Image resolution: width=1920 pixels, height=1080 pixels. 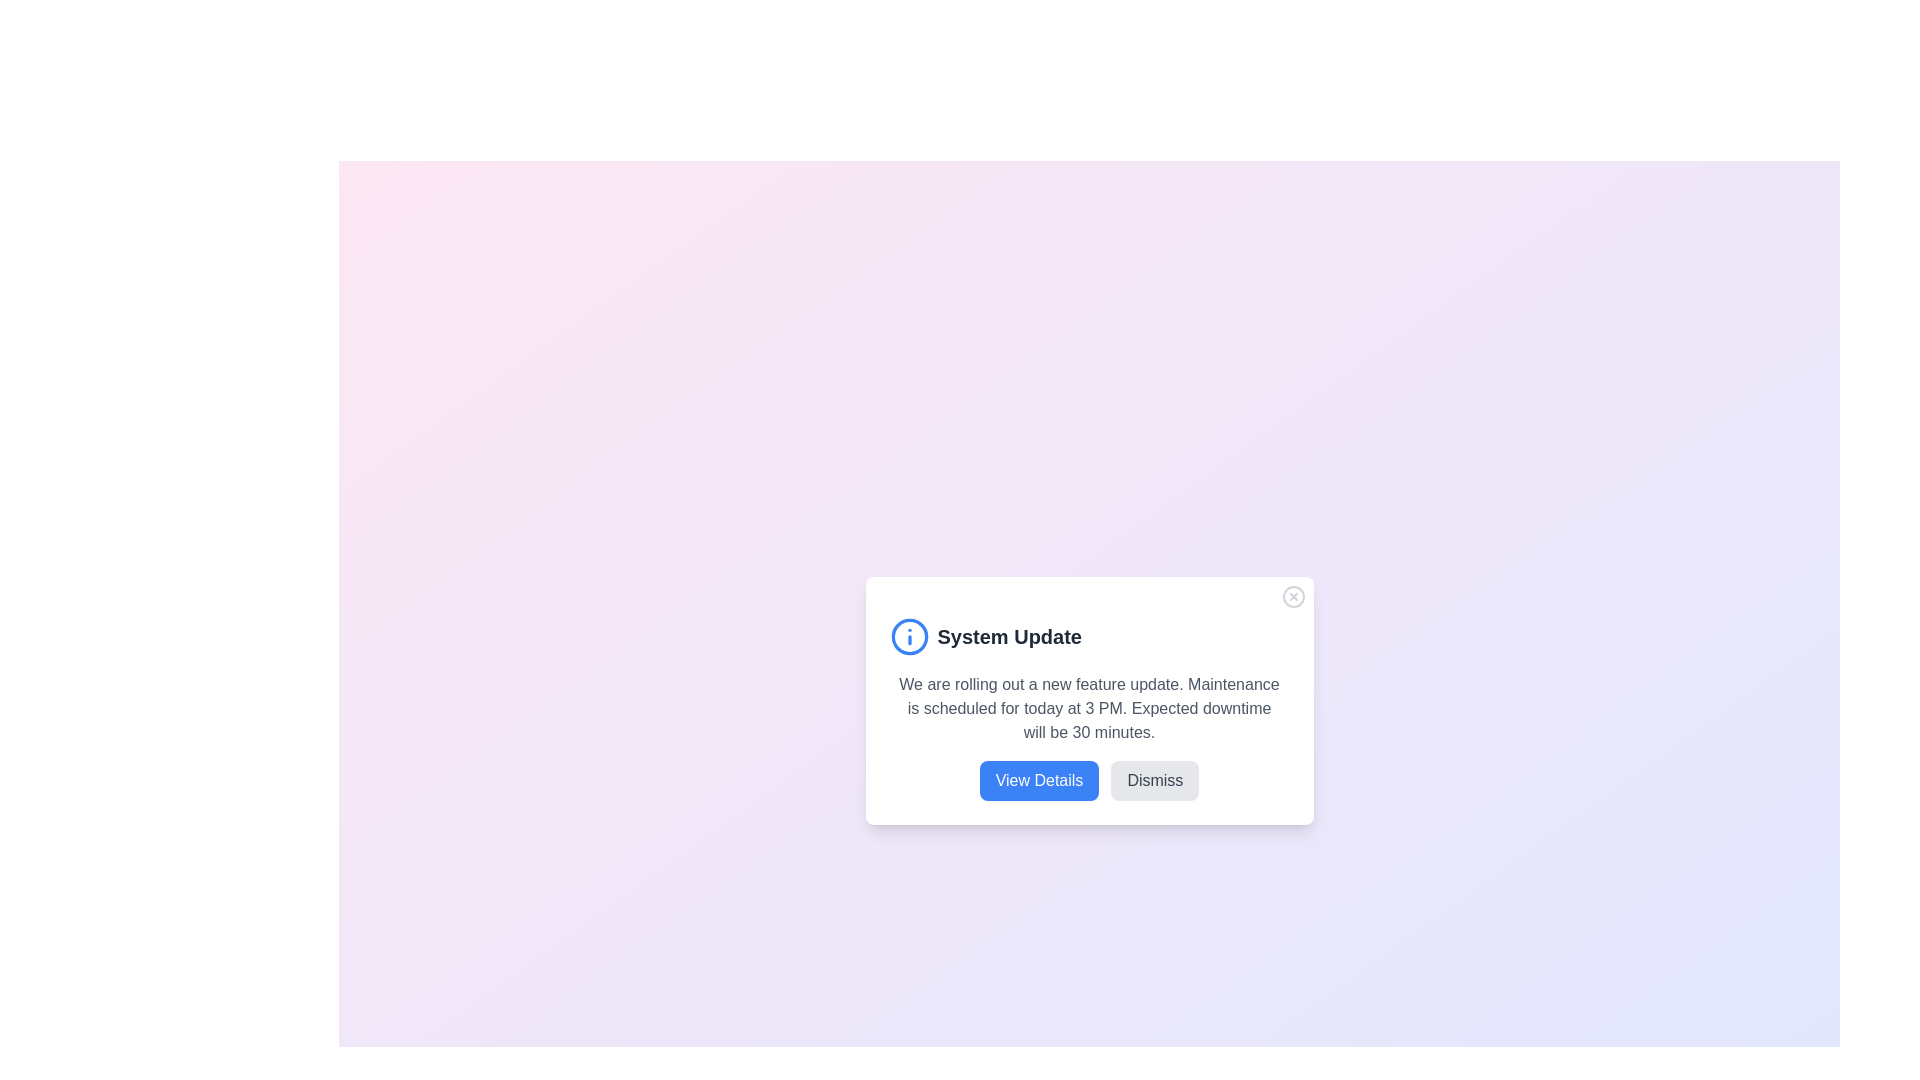 I want to click on the SVG circle graphic that serves as a decorative element of the information icon, located to the left of the 'System Update' title within the notification dialog box, so click(x=908, y=636).